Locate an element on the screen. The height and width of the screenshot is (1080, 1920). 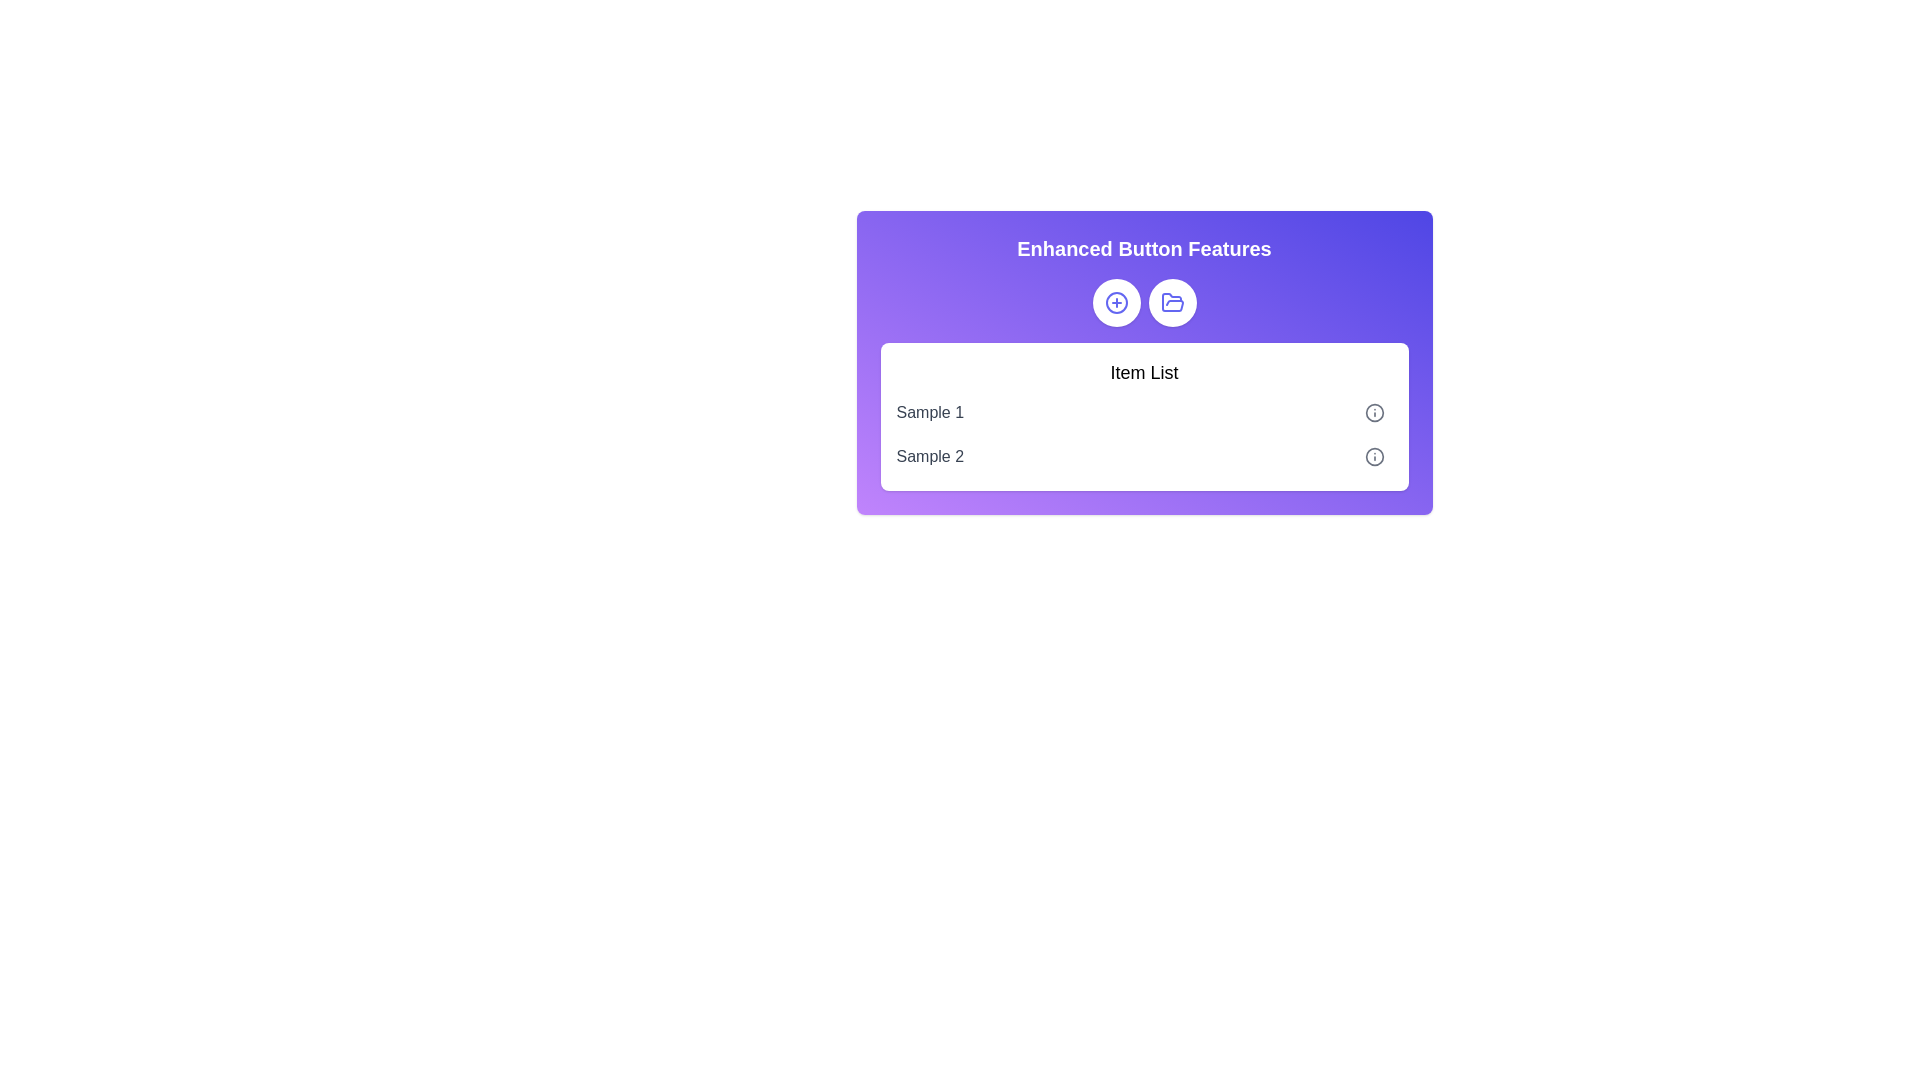
the second circular button located at the top of the card labeled 'Enhanced Button Features' is located at coordinates (1172, 303).